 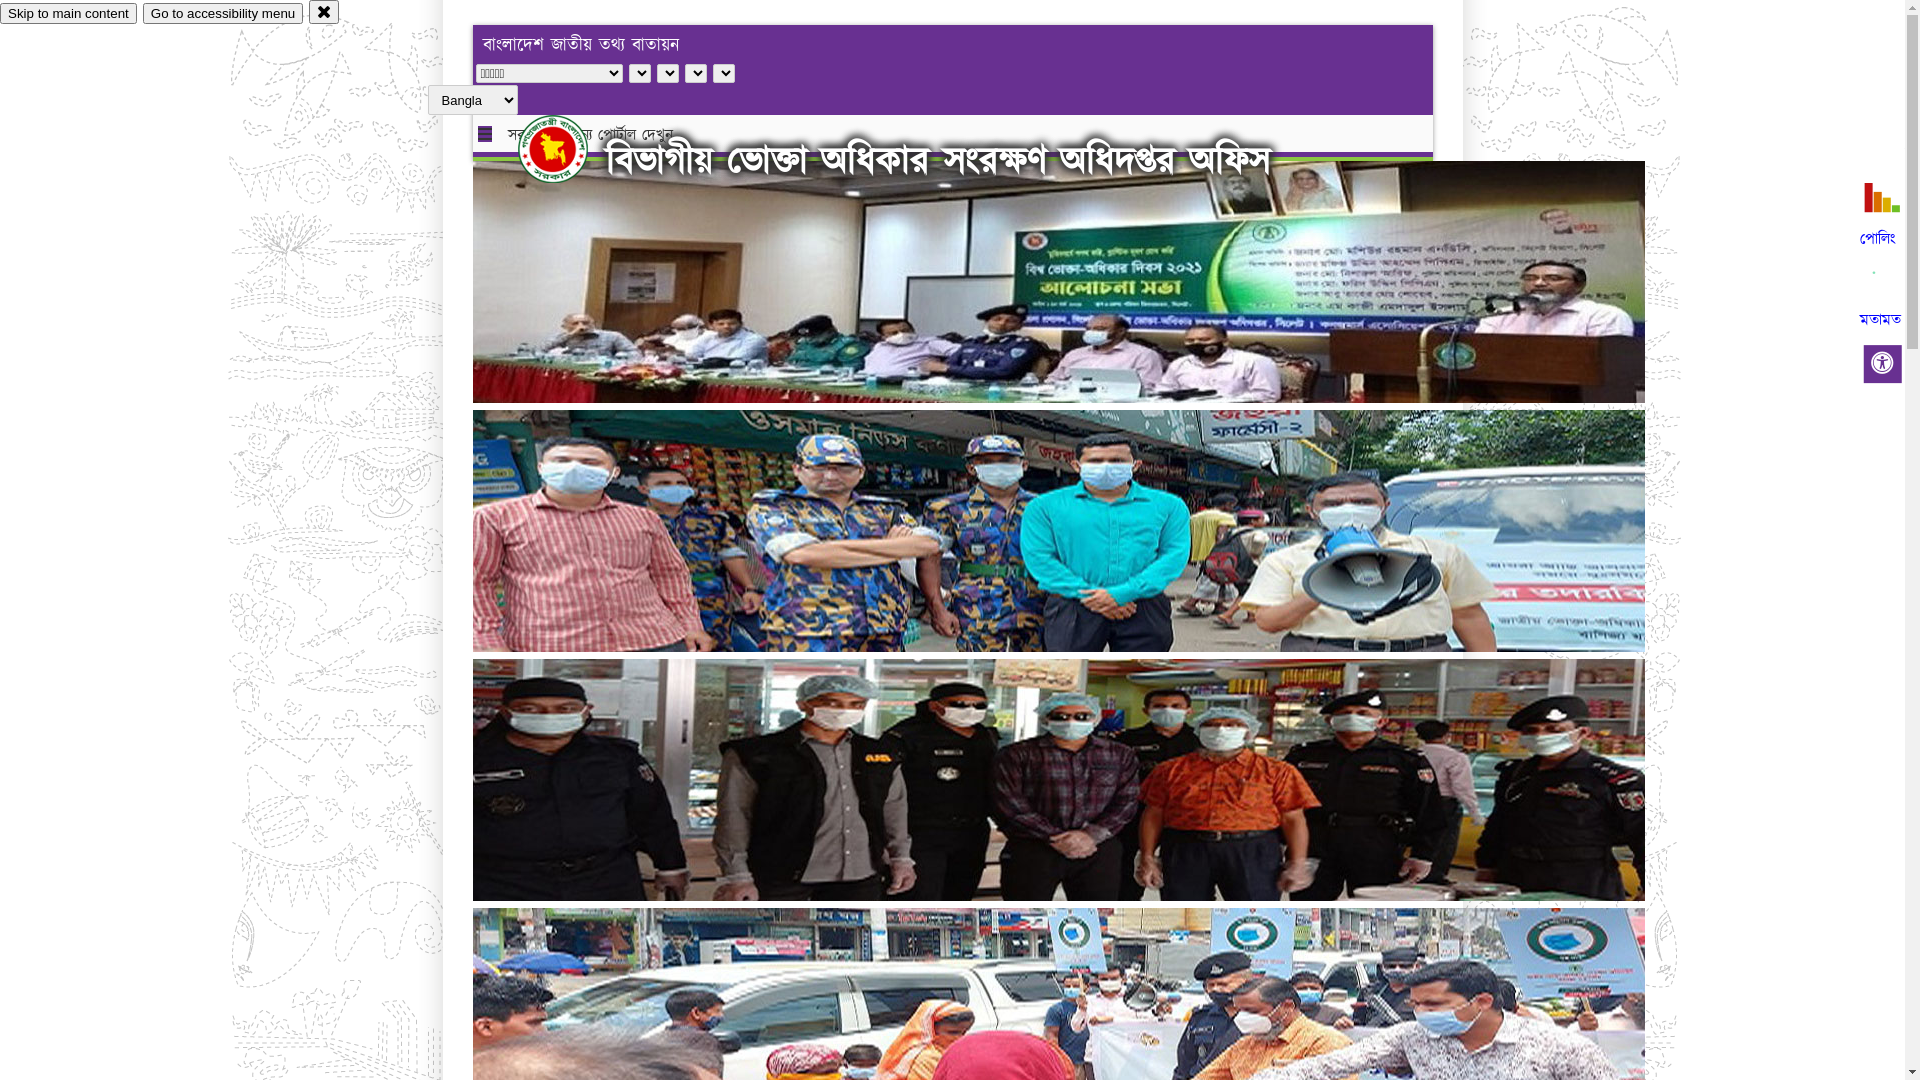 What do you see at coordinates (222, 13) in the screenshot?
I see `'Go to accessibility menu'` at bounding box center [222, 13].